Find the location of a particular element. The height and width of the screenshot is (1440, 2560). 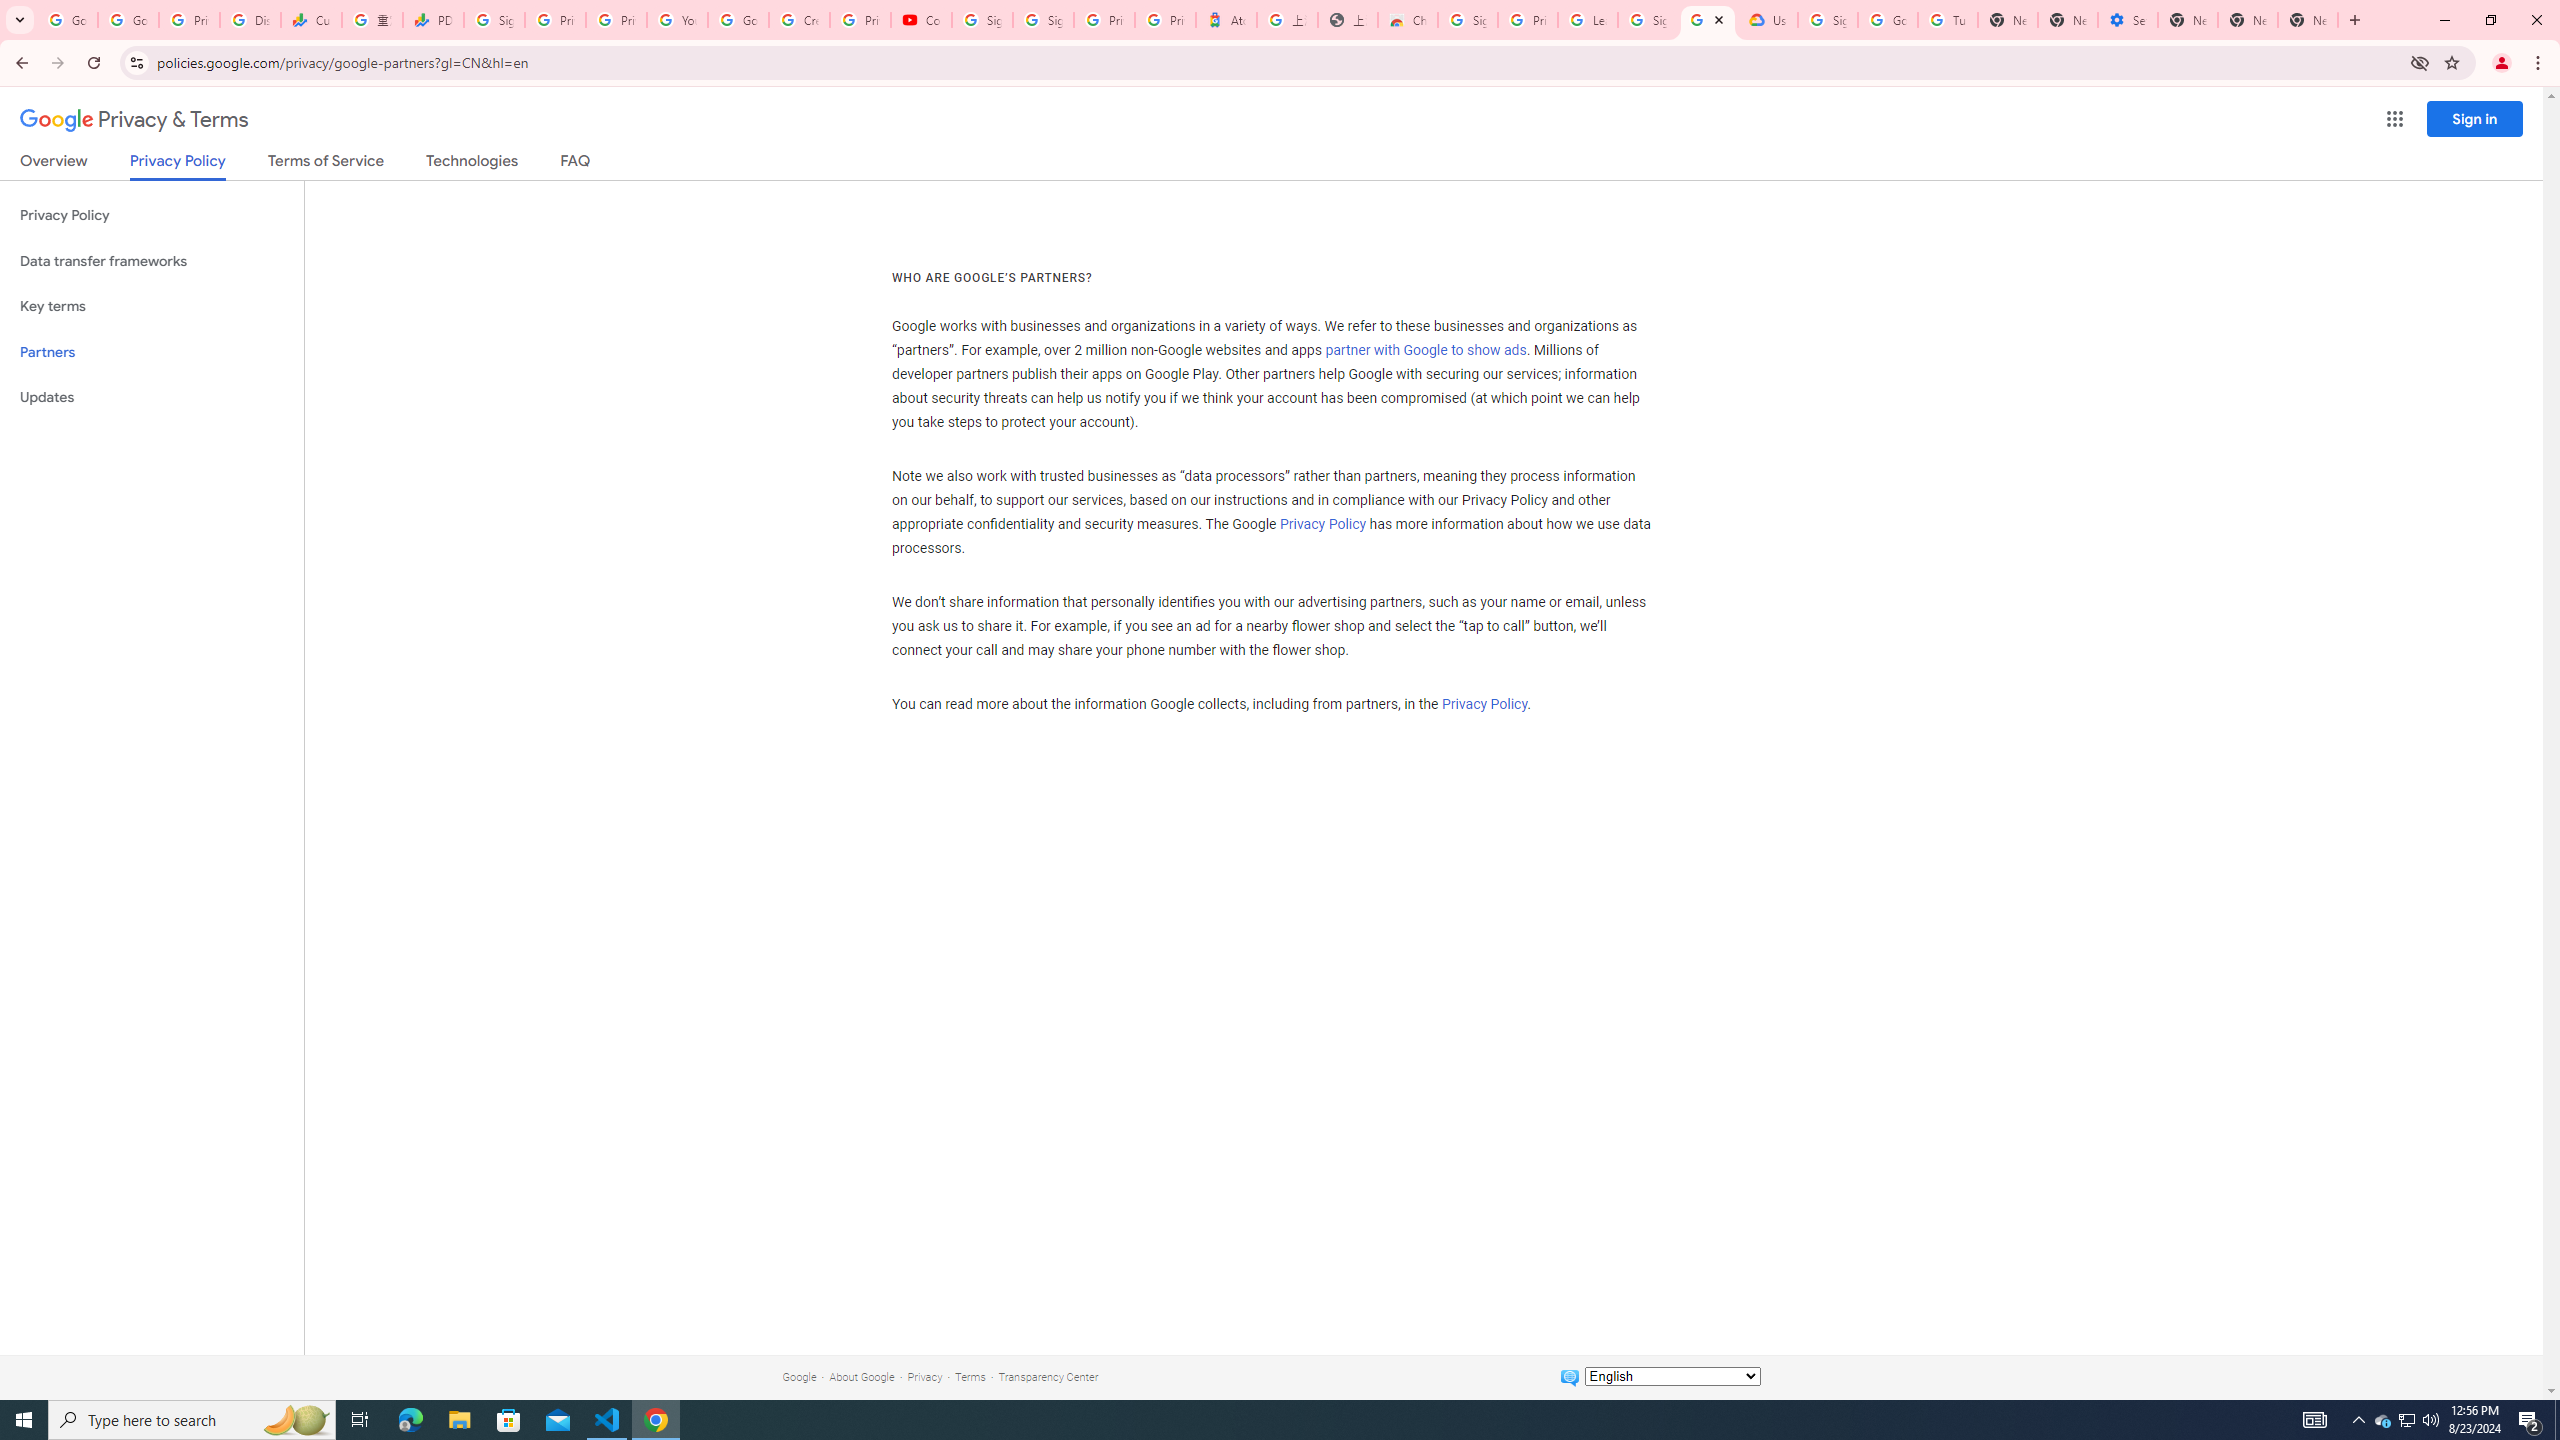

'Privacy & Terms' is located at coordinates (134, 119).